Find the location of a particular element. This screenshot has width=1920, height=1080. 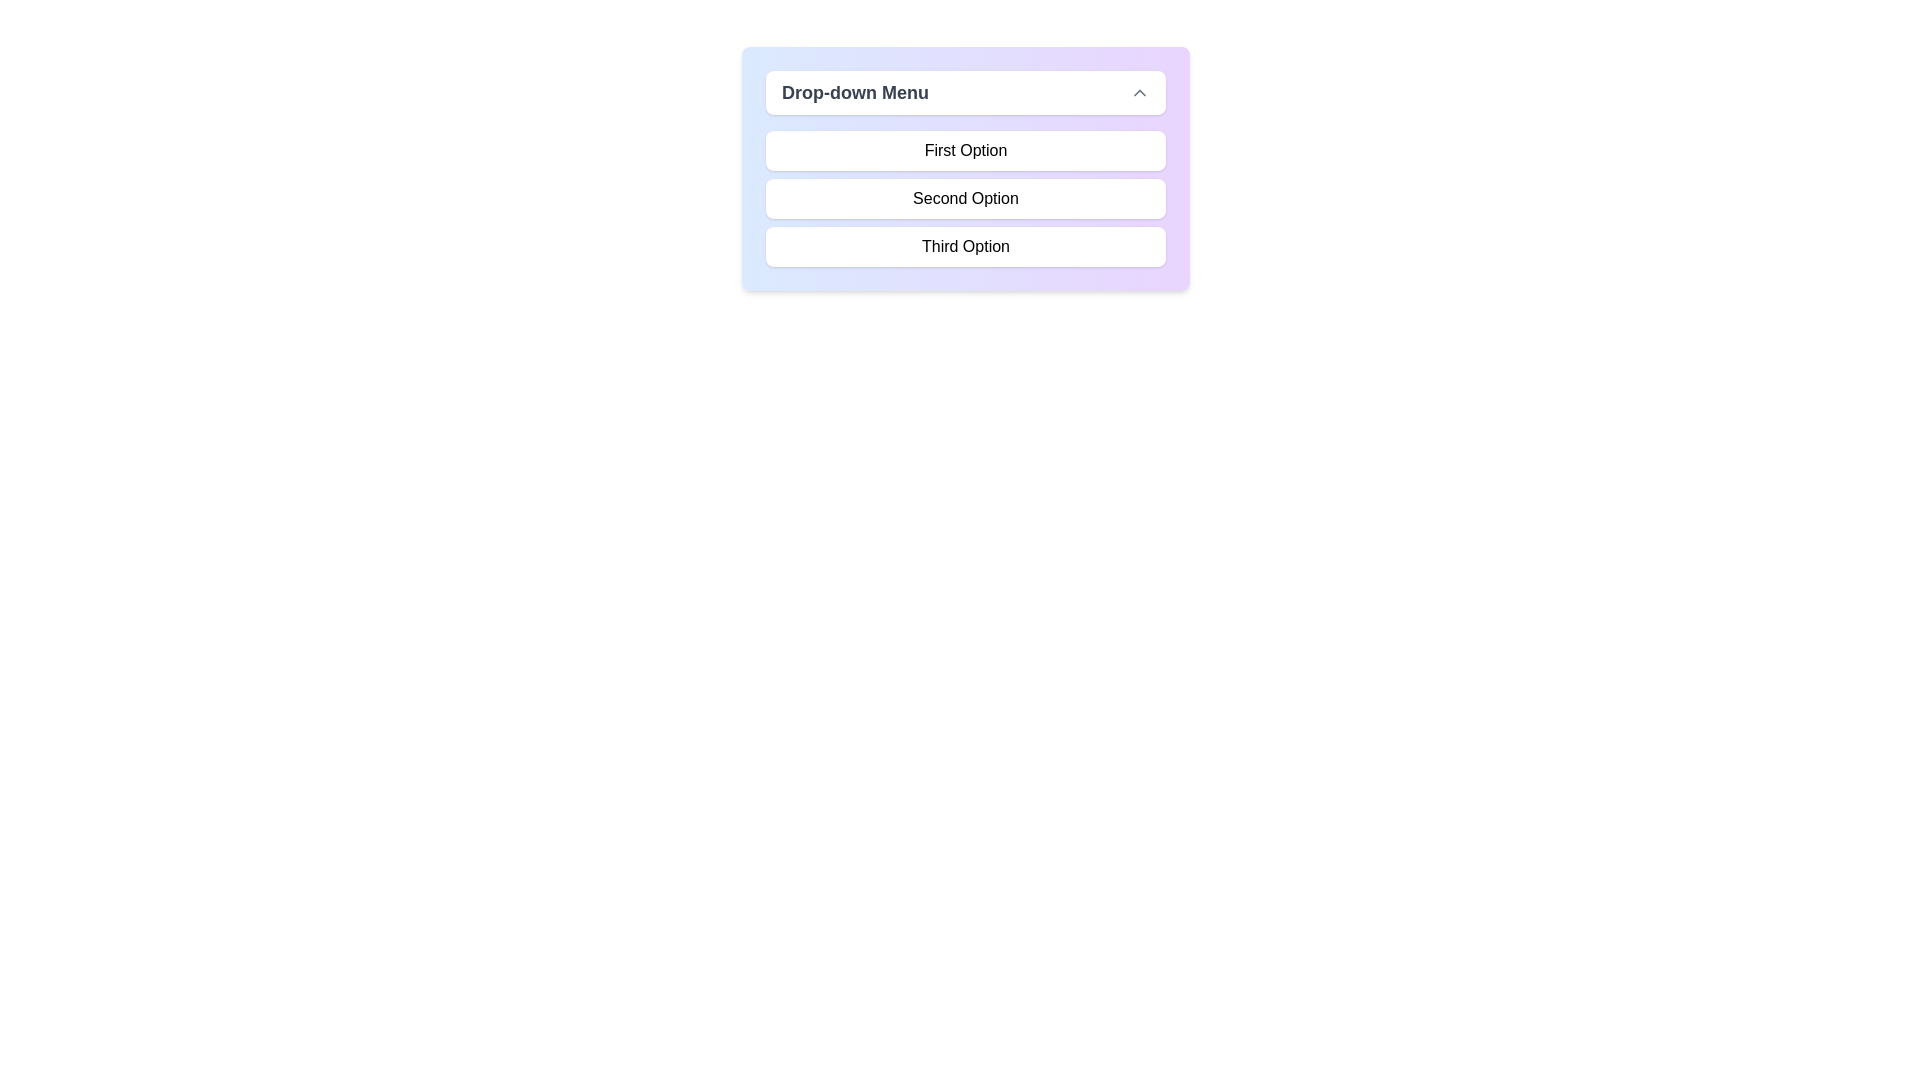

the 'First Option' button, which is a horizontally elongated rectangular button with rounded corners, displaying the text 'First Option' centered within it is located at coordinates (965, 149).